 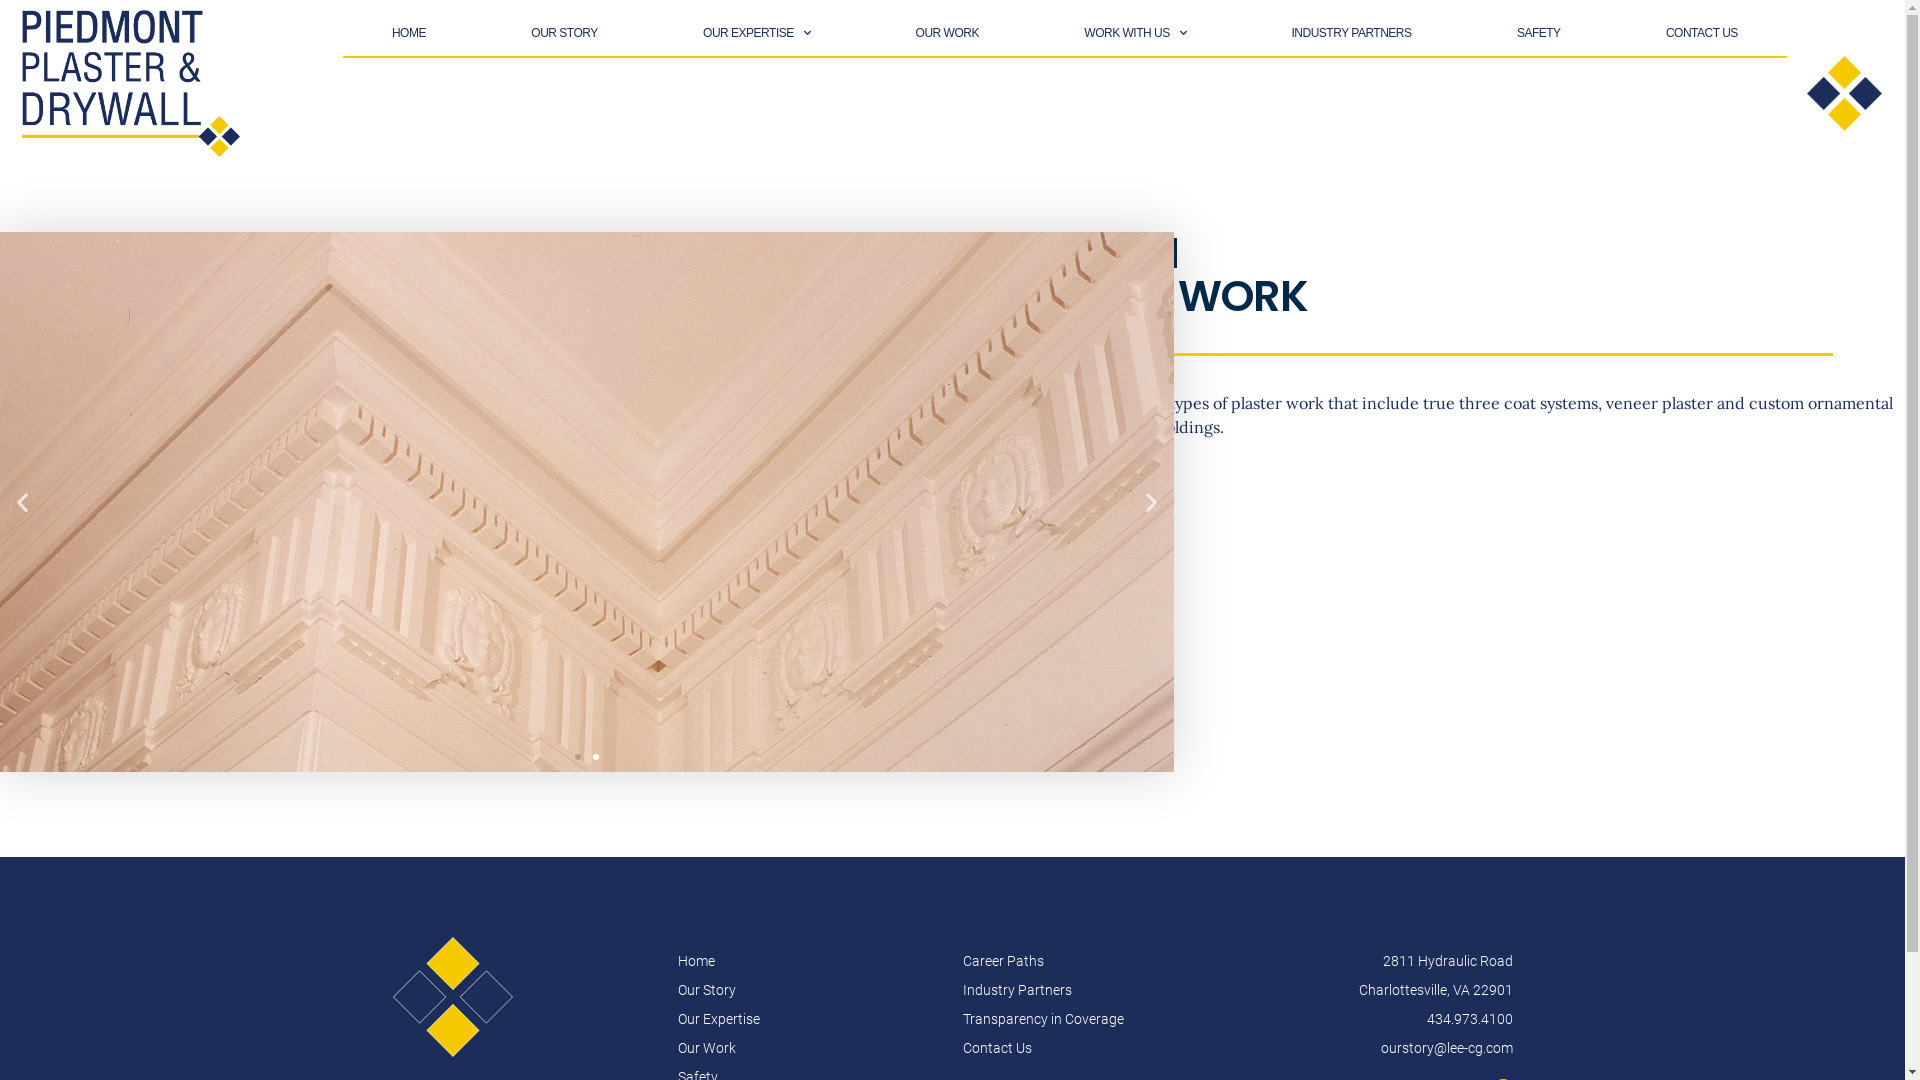 What do you see at coordinates (945, 33) in the screenshot?
I see `'OUR WORK'` at bounding box center [945, 33].